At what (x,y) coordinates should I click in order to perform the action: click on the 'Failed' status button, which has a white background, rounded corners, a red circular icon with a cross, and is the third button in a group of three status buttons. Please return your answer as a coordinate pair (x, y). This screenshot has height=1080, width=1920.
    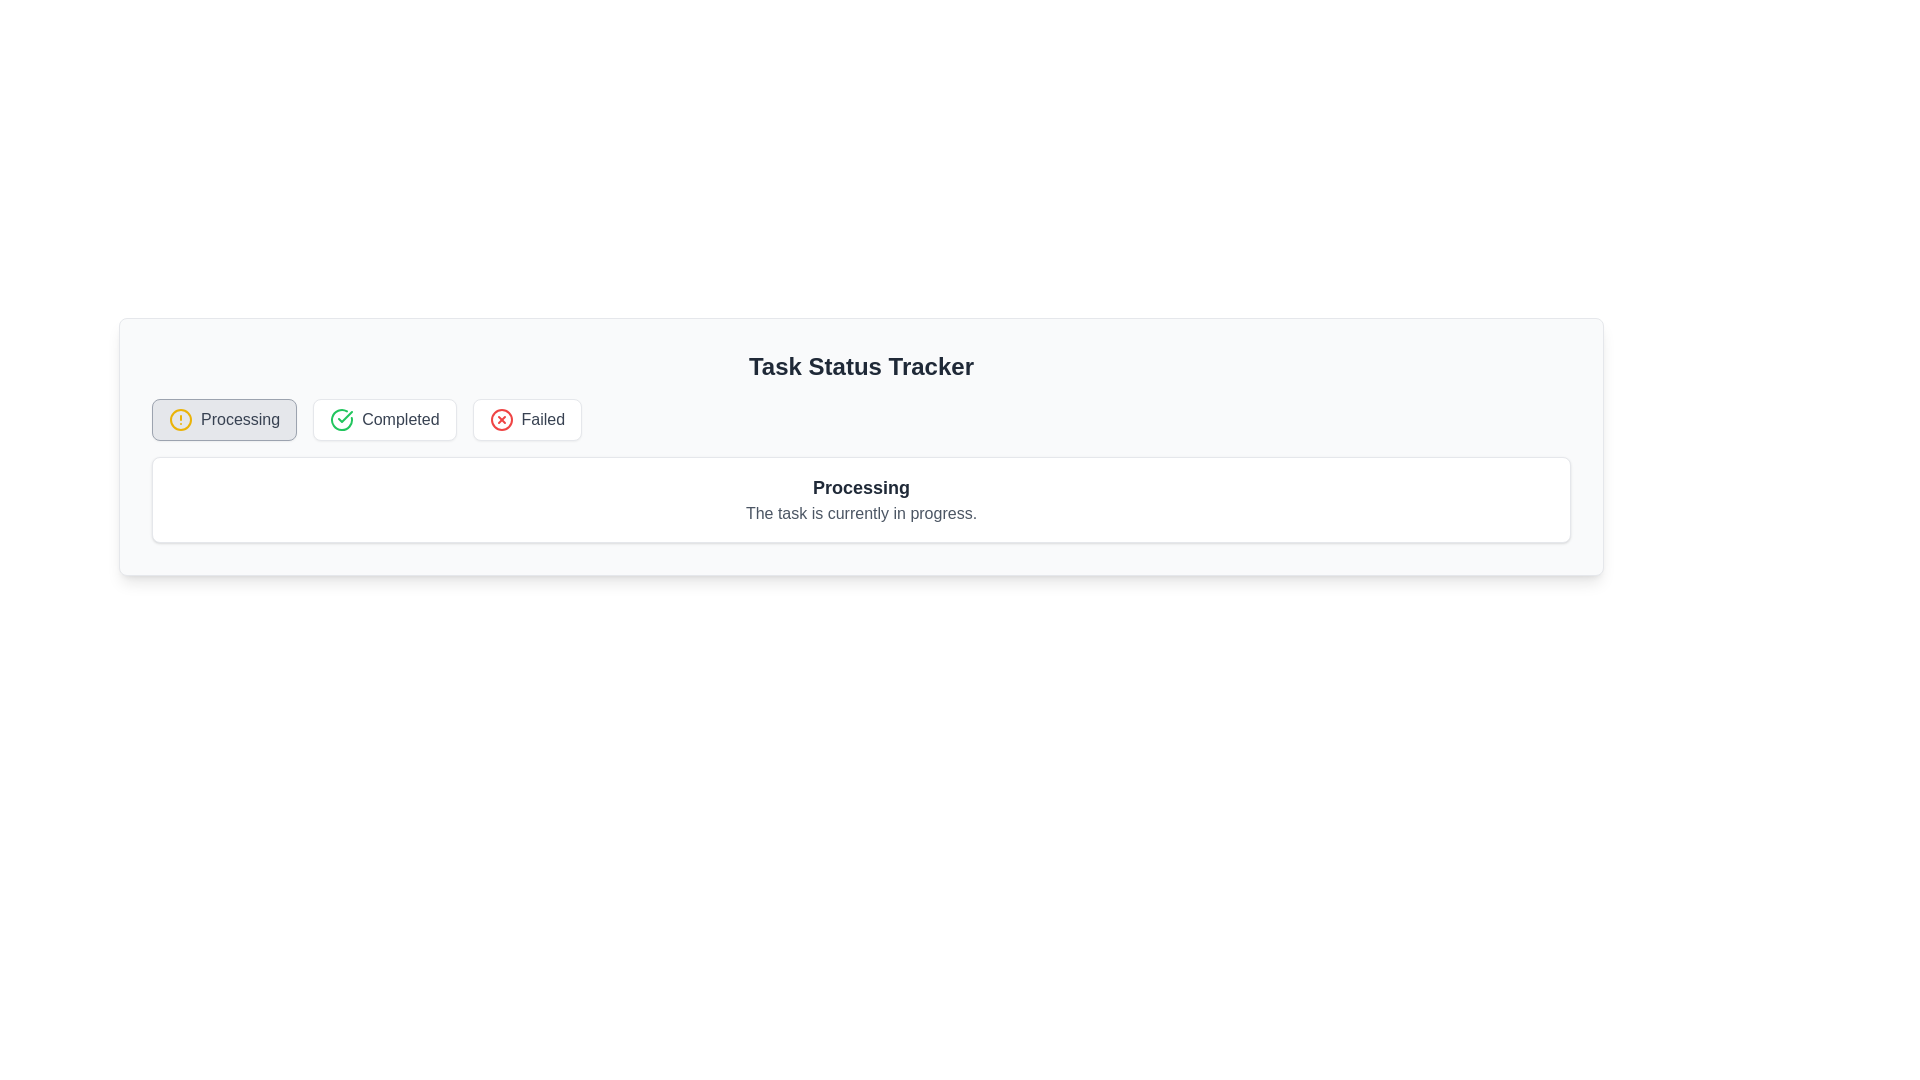
    Looking at the image, I should click on (527, 419).